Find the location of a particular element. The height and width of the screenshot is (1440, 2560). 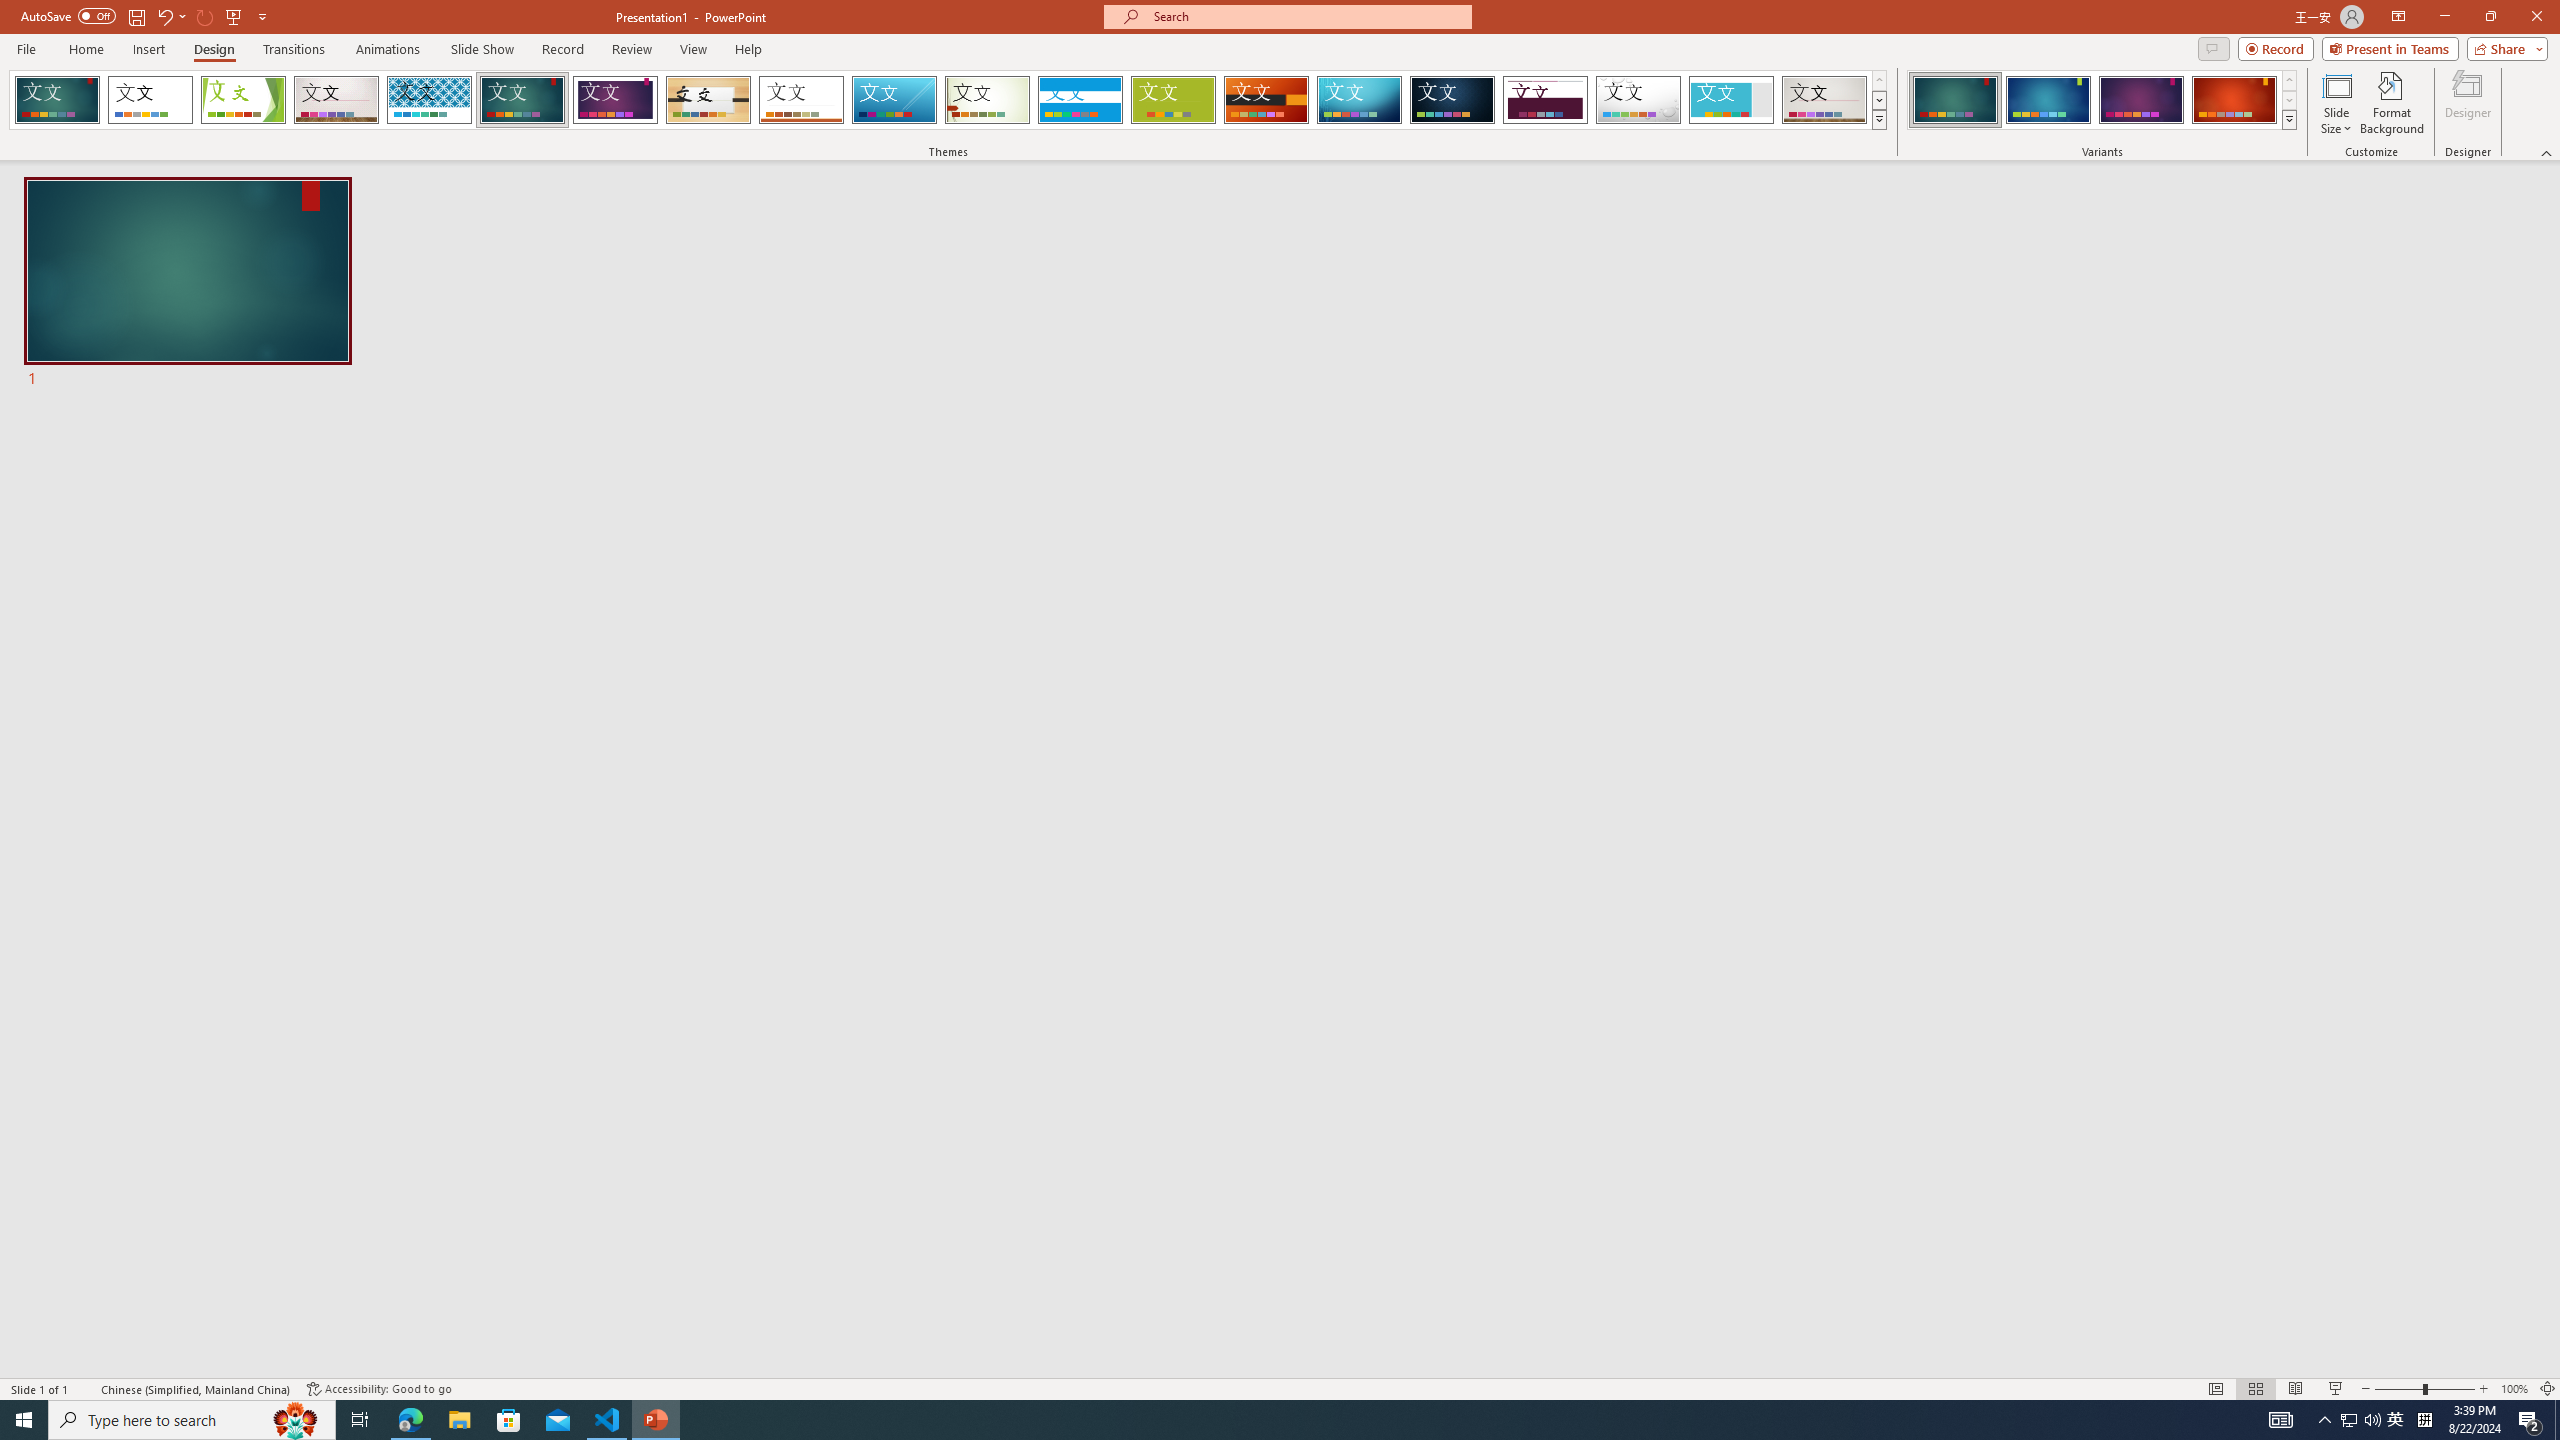

'Ion Loading Preview...' is located at coordinates (521, 99).